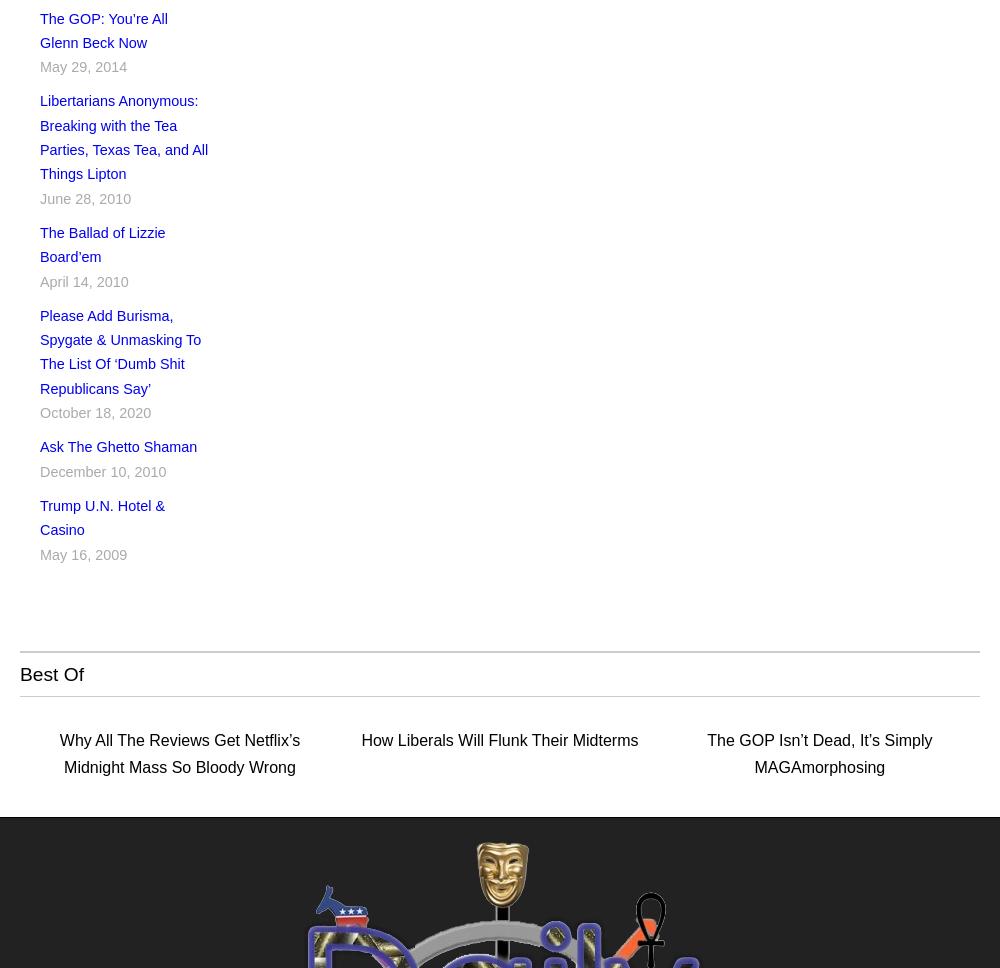 The height and width of the screenshot is (968, 1000). I want to click on 'December 10, 2010', so click(40, 470).